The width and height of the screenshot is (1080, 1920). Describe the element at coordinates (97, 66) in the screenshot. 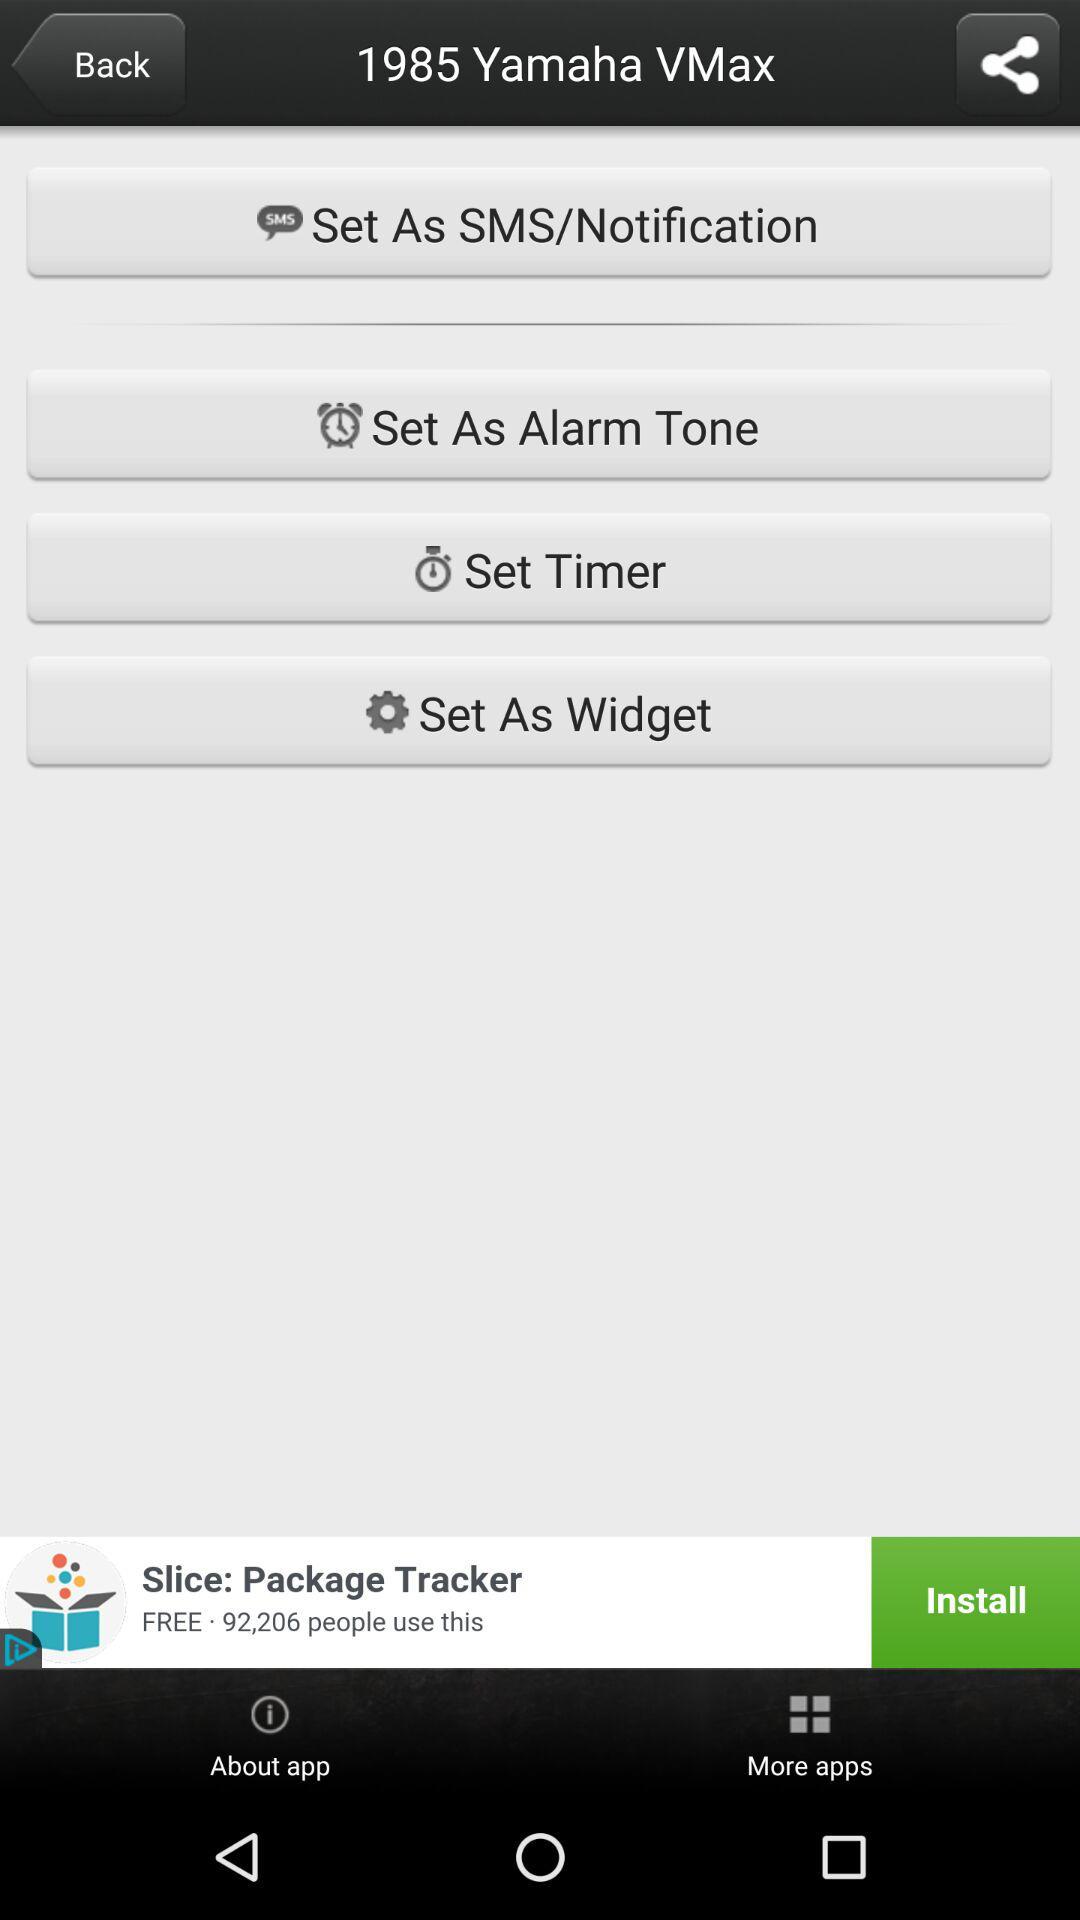

I see `the back item` at that location.